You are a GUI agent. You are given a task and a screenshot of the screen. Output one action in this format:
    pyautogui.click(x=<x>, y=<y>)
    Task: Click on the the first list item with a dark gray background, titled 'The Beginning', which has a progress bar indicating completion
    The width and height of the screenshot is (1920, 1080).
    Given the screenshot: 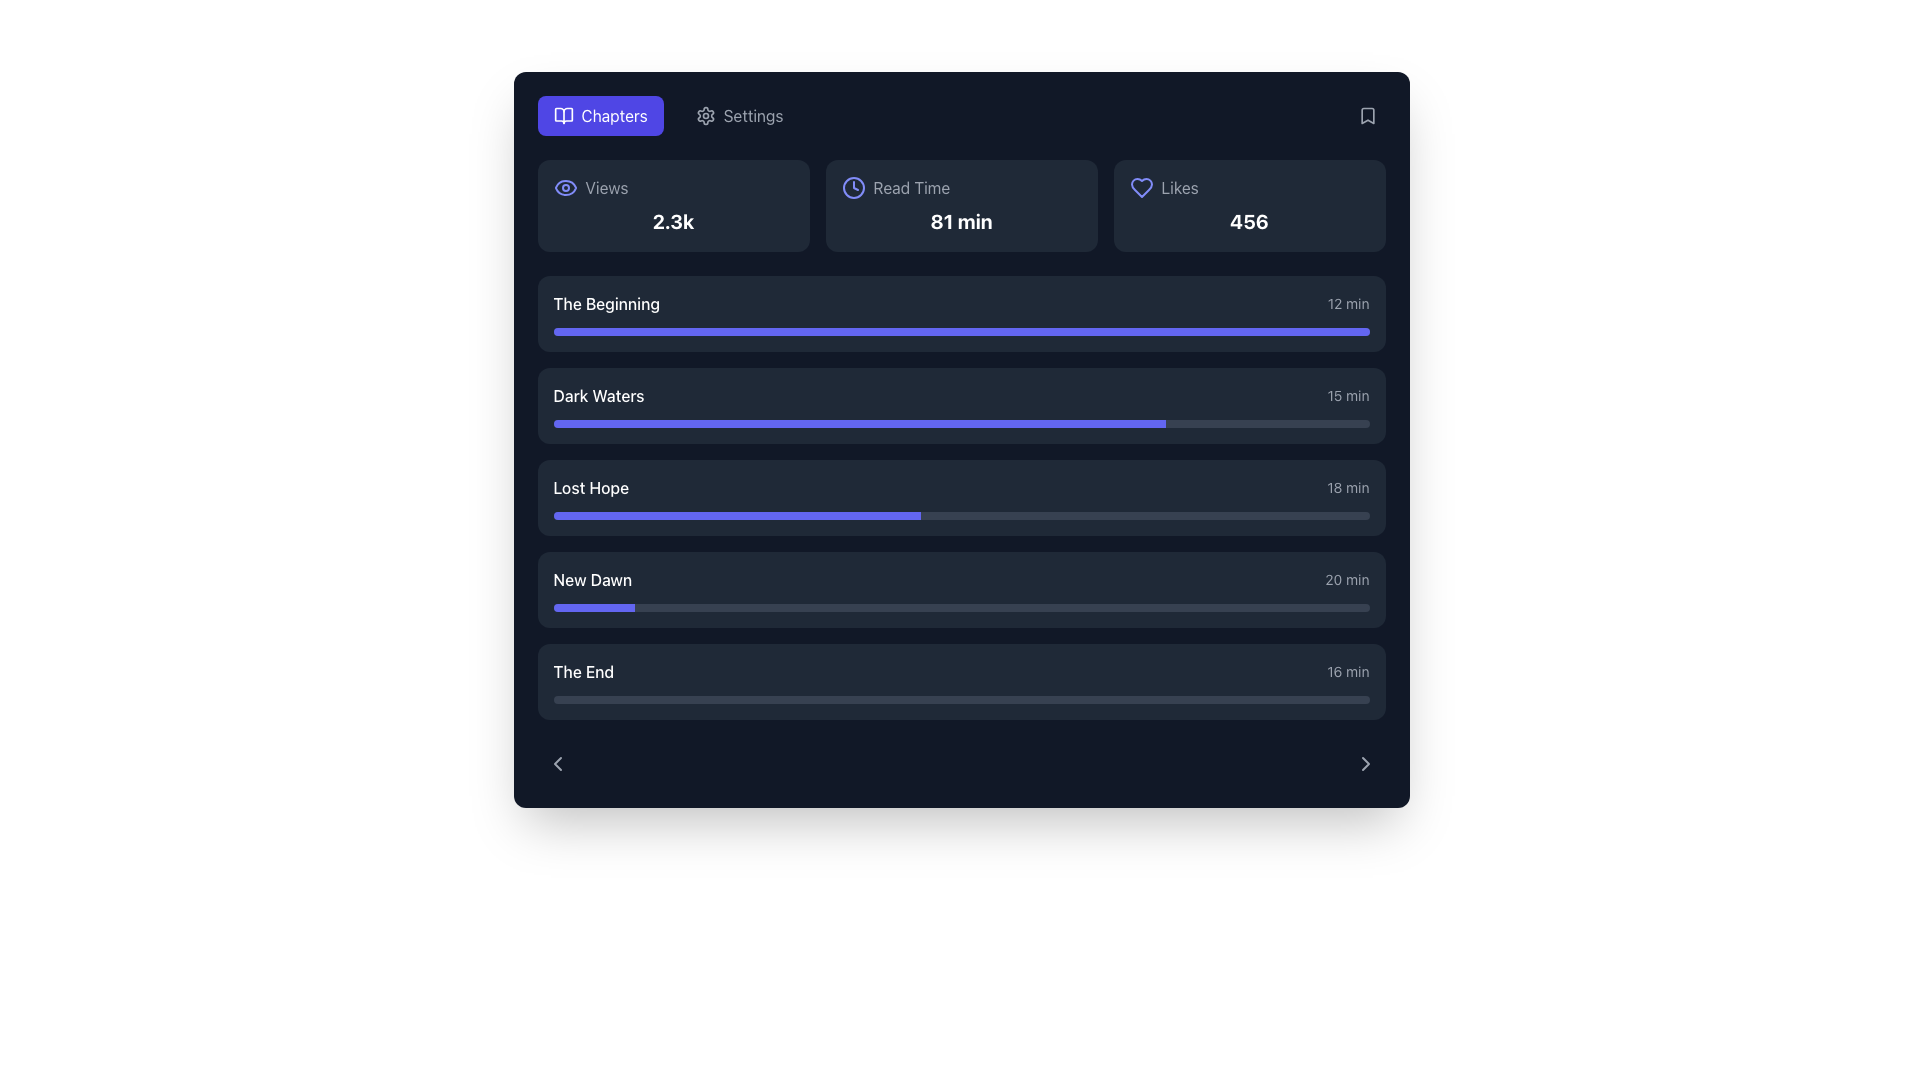 What is the action you would take?
    pyautogui.click(x=961, y=313)
    